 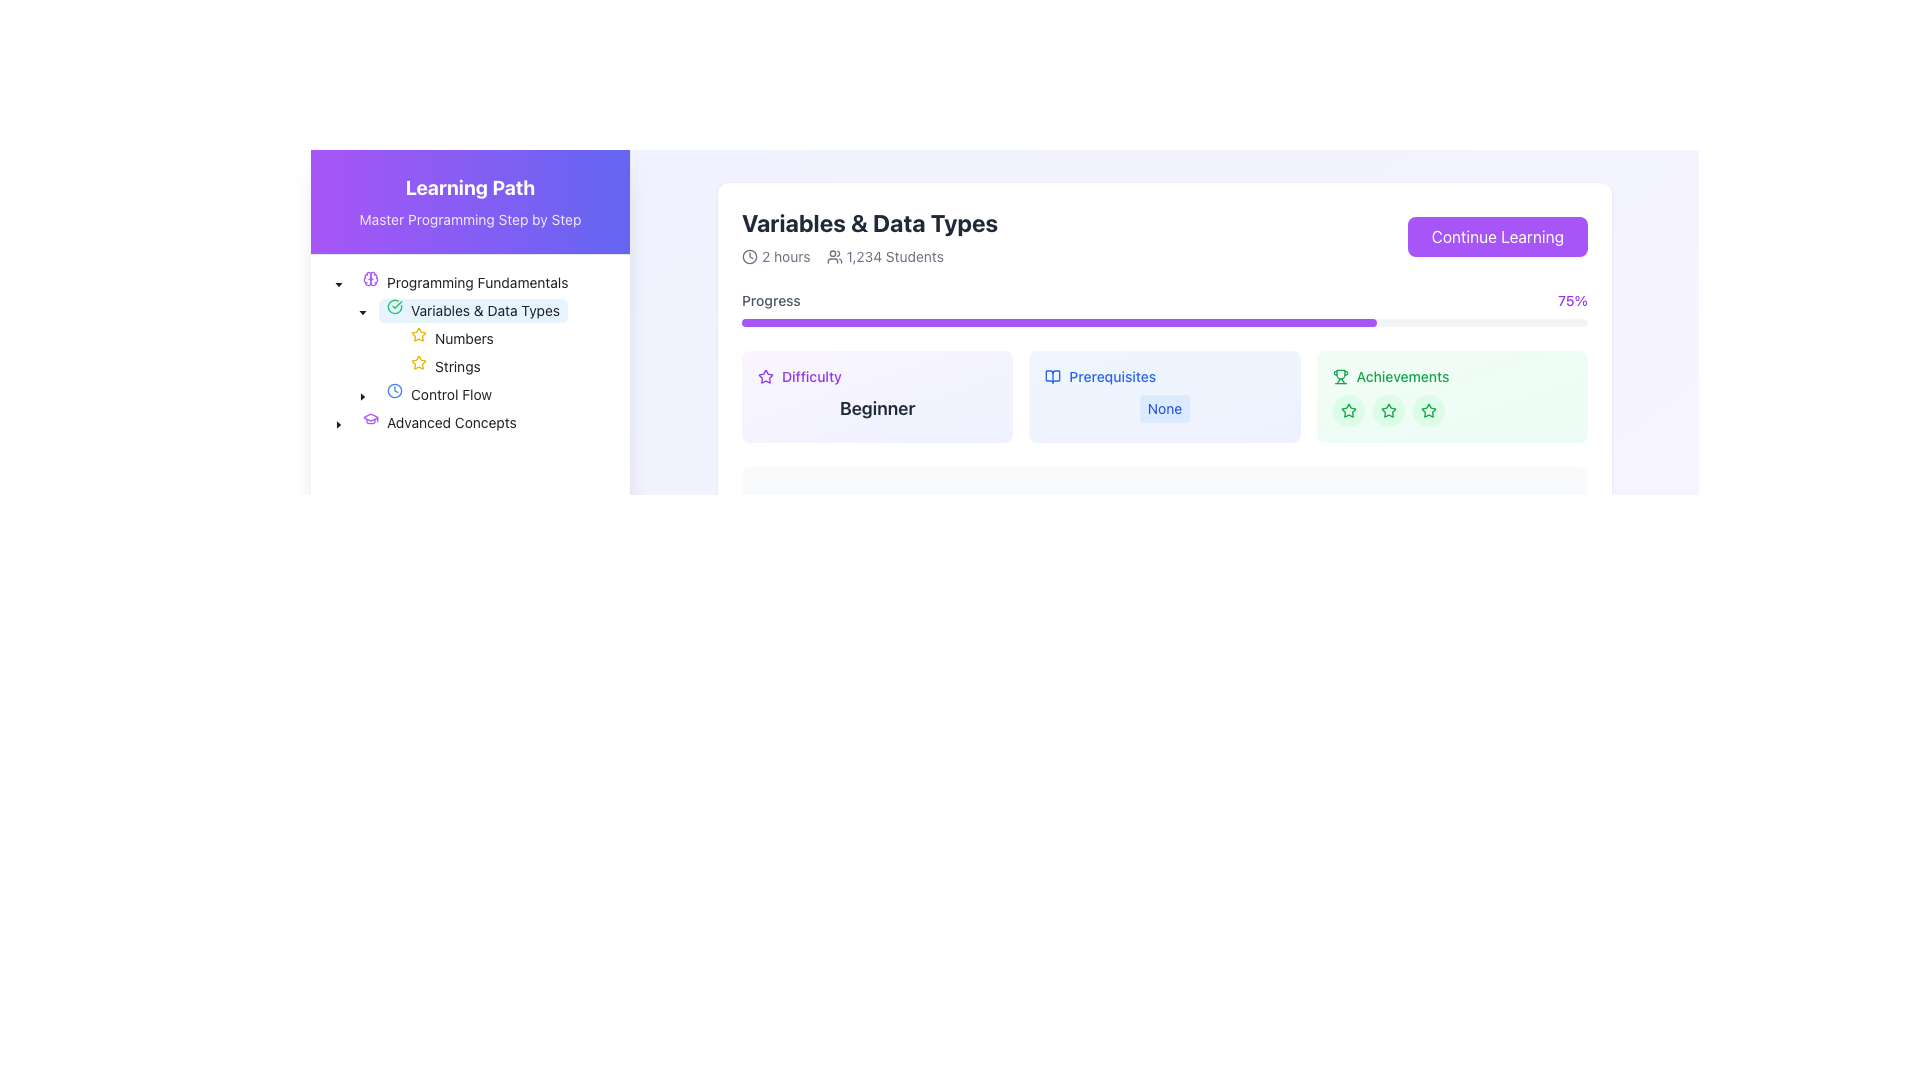 I want to click on the 'Continue Learning' button with a purple background and white text to observe its color change effect, so click(x=1497, y=235).